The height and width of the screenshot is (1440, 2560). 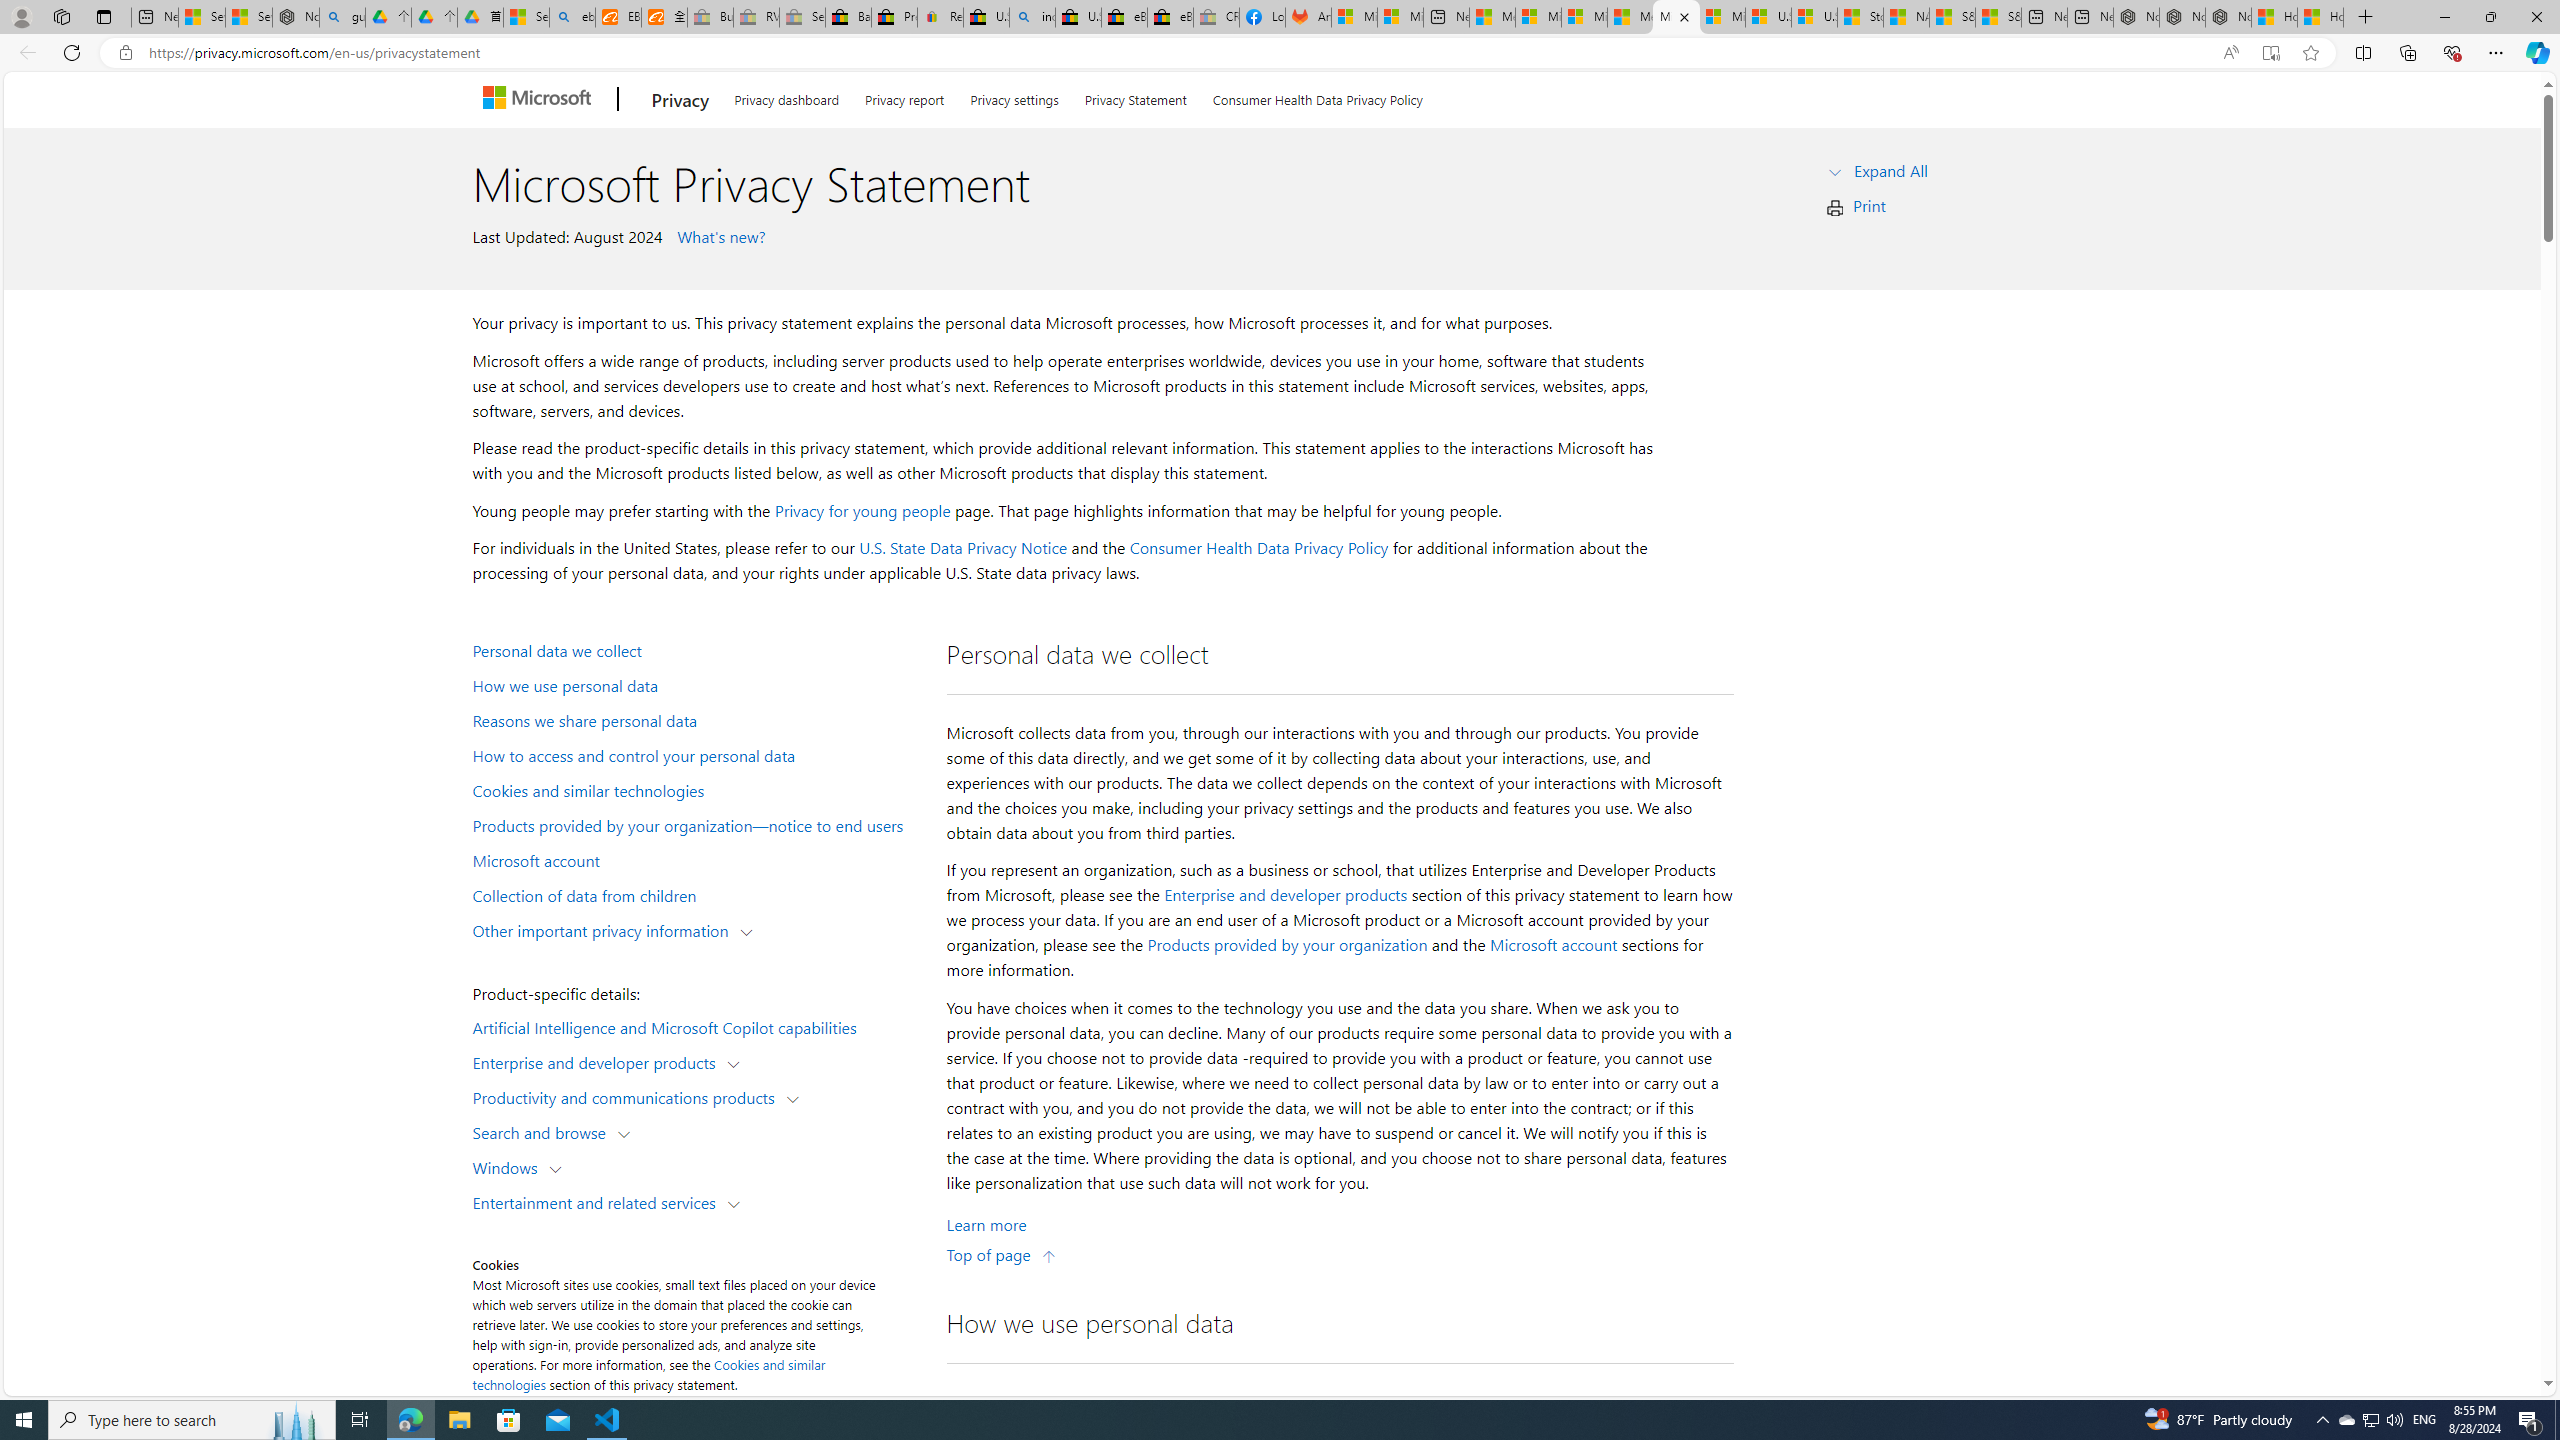 What do you see at coordinates (939, 16) in the screenshot?
I see `'Register: Create a personal eBay account'` at bounding box center [939, 16].